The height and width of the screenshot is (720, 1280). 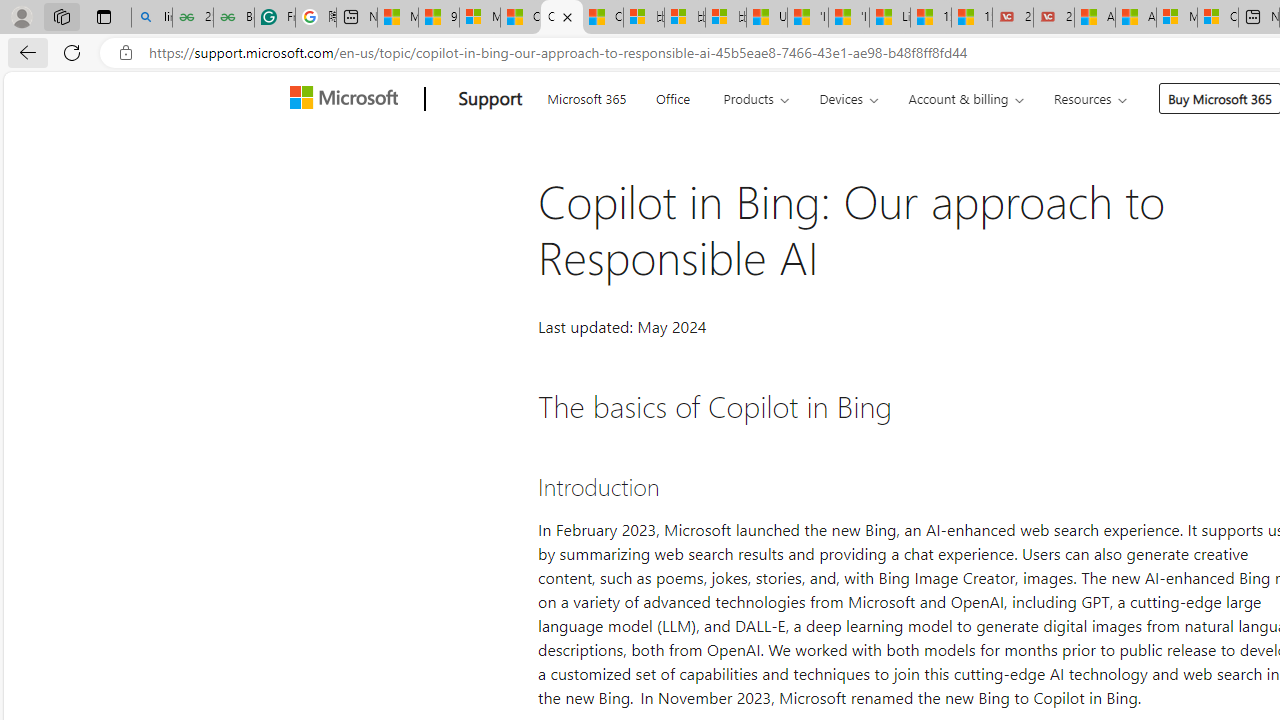 What do you see at coordinates (889, 17) in the screenshot?
I see `'Lifestyle - MSN'` at bounding box center [889, 17].